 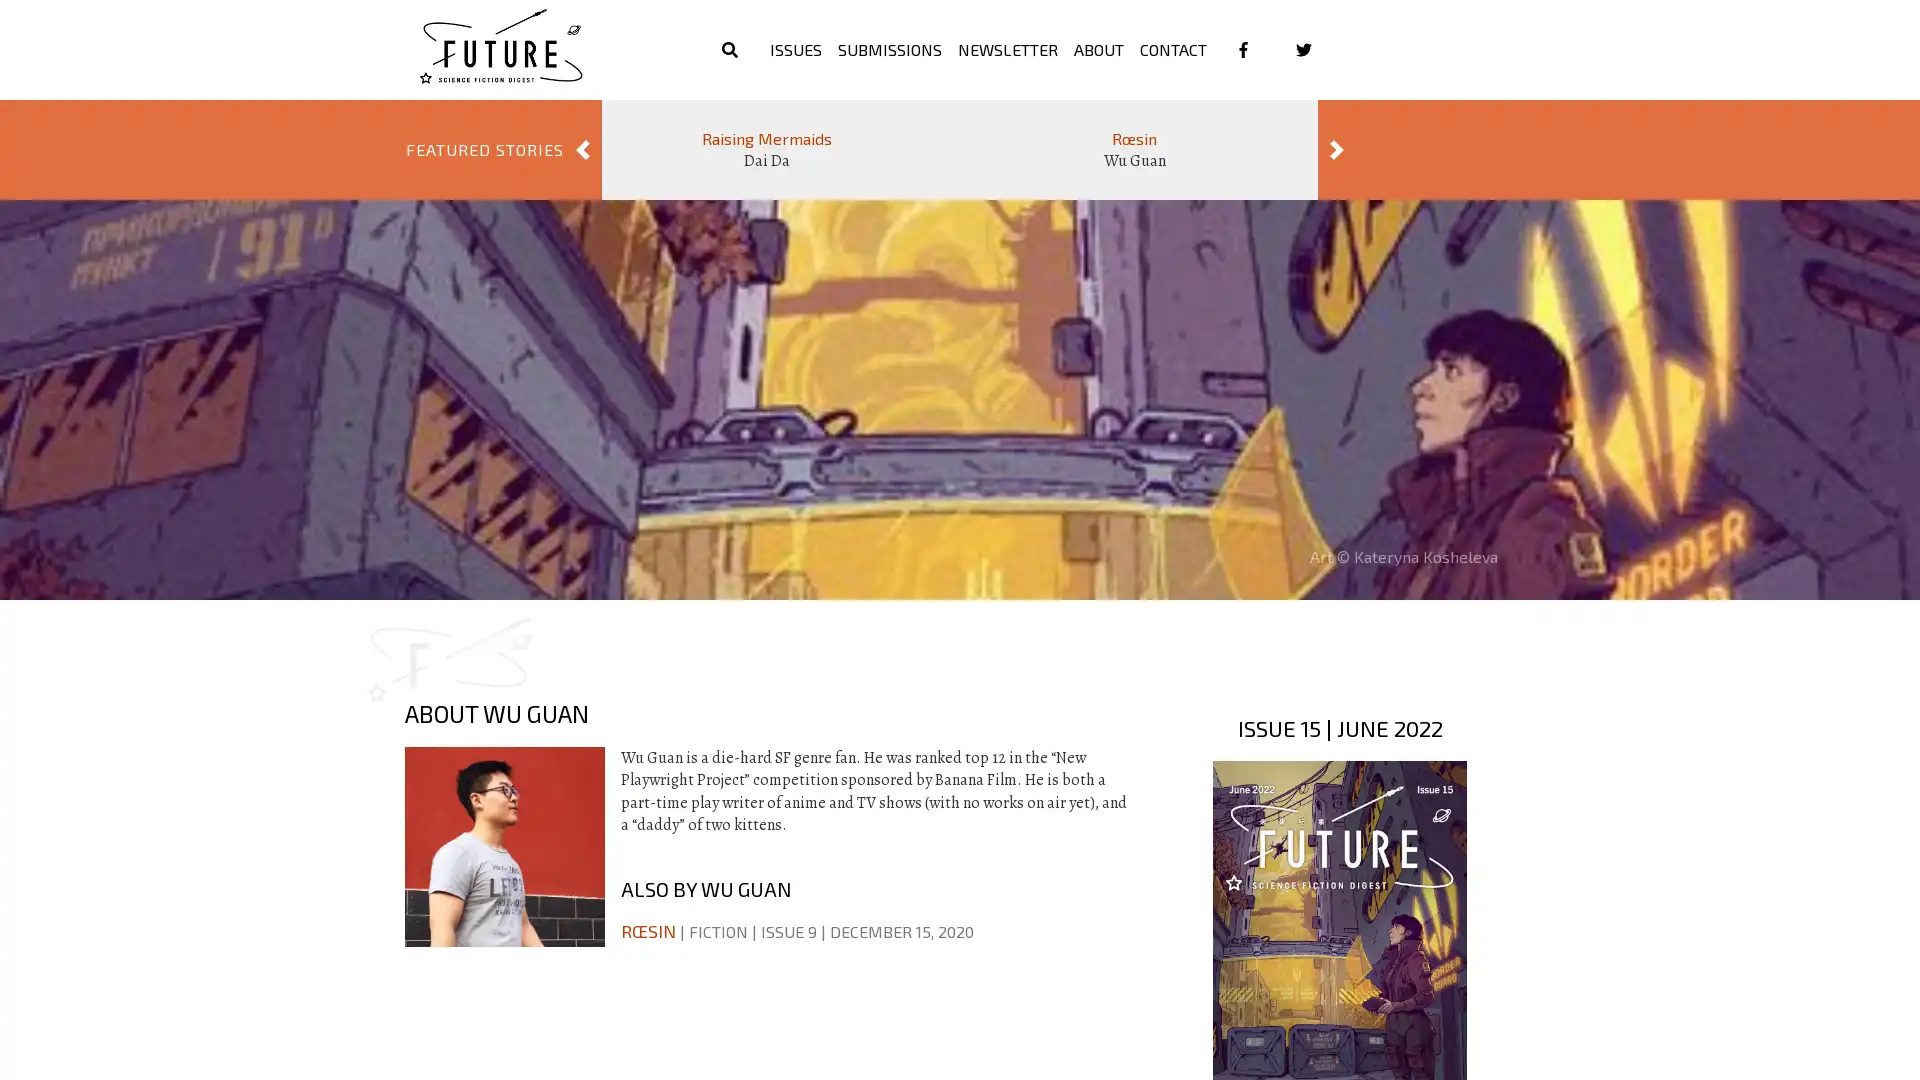 What do you see at coordinates (1337, 149) in the screenshot?
I see `Next` at bounding box center [1337, 149].